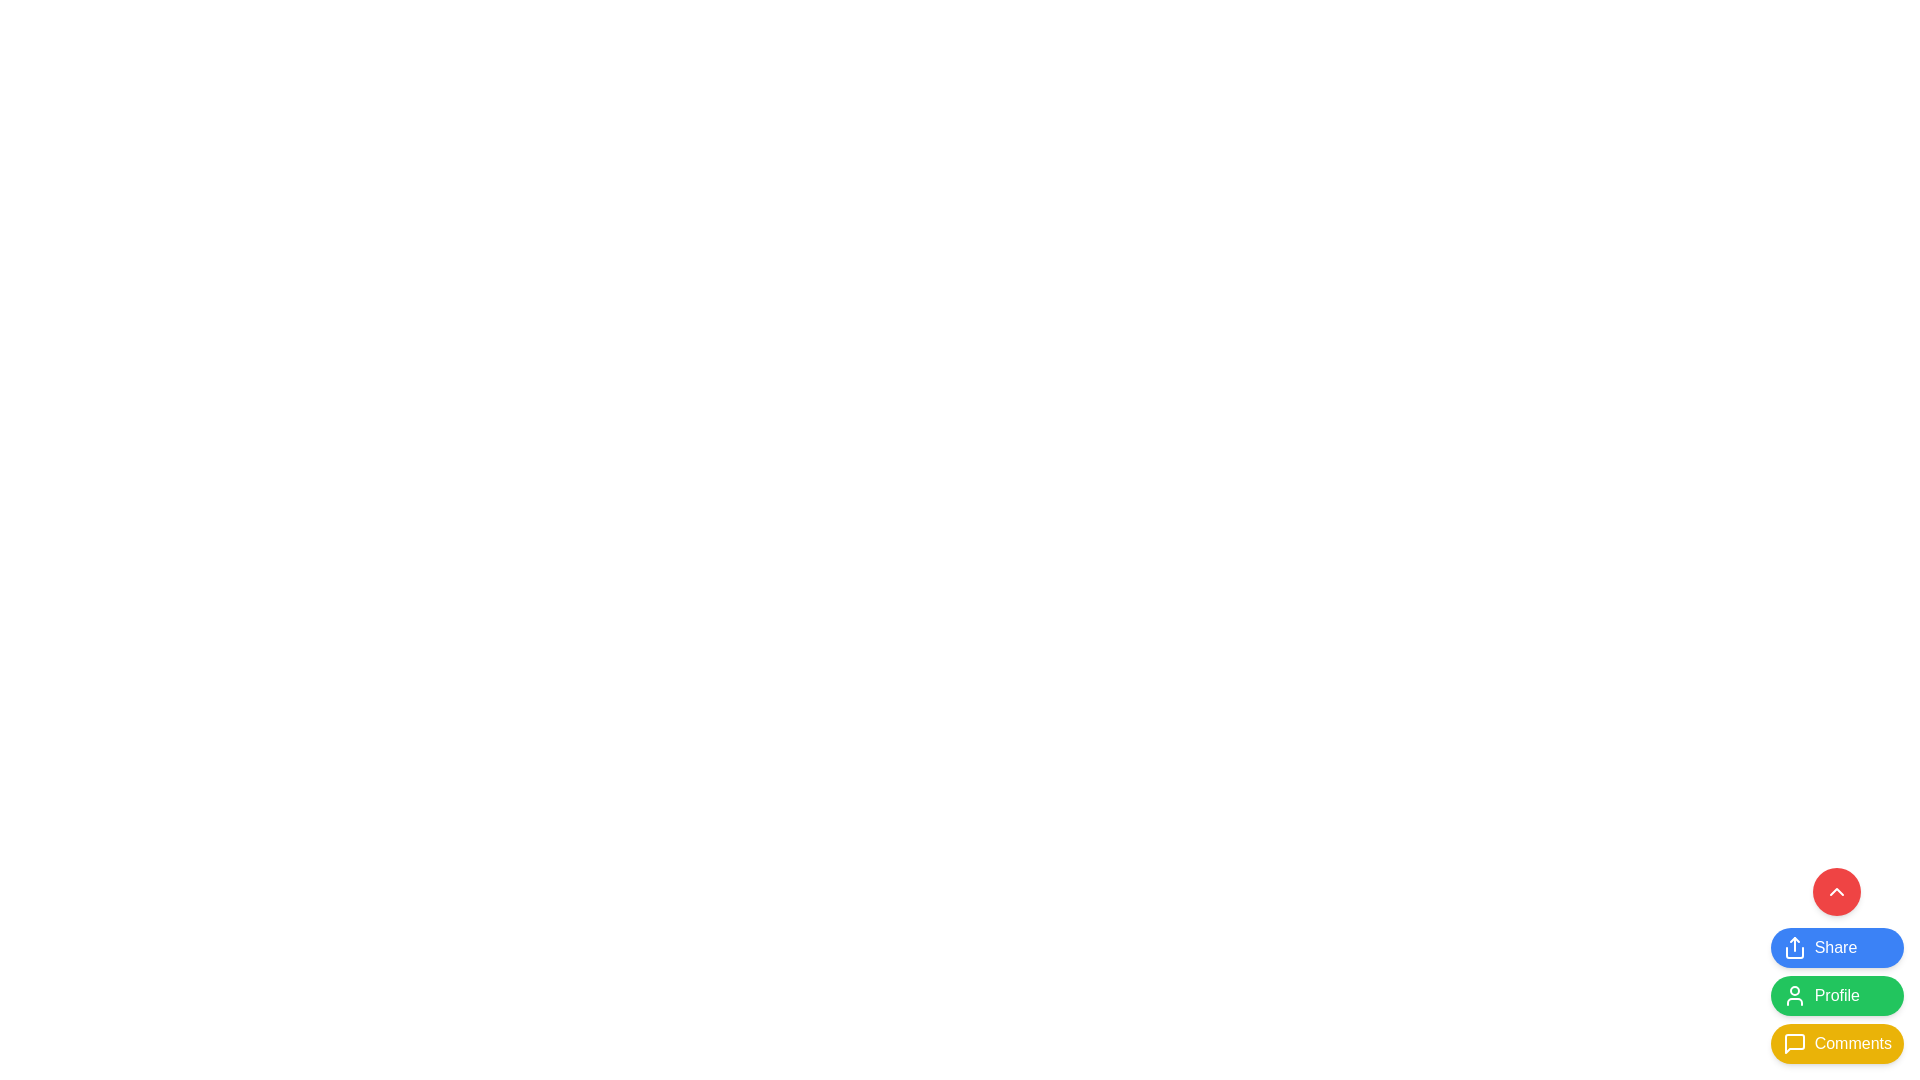 The height and width of the screenshot is (1080, 1920). I want to click on the 'Profile' button, which has a green background and white text, so click(1837, 995).